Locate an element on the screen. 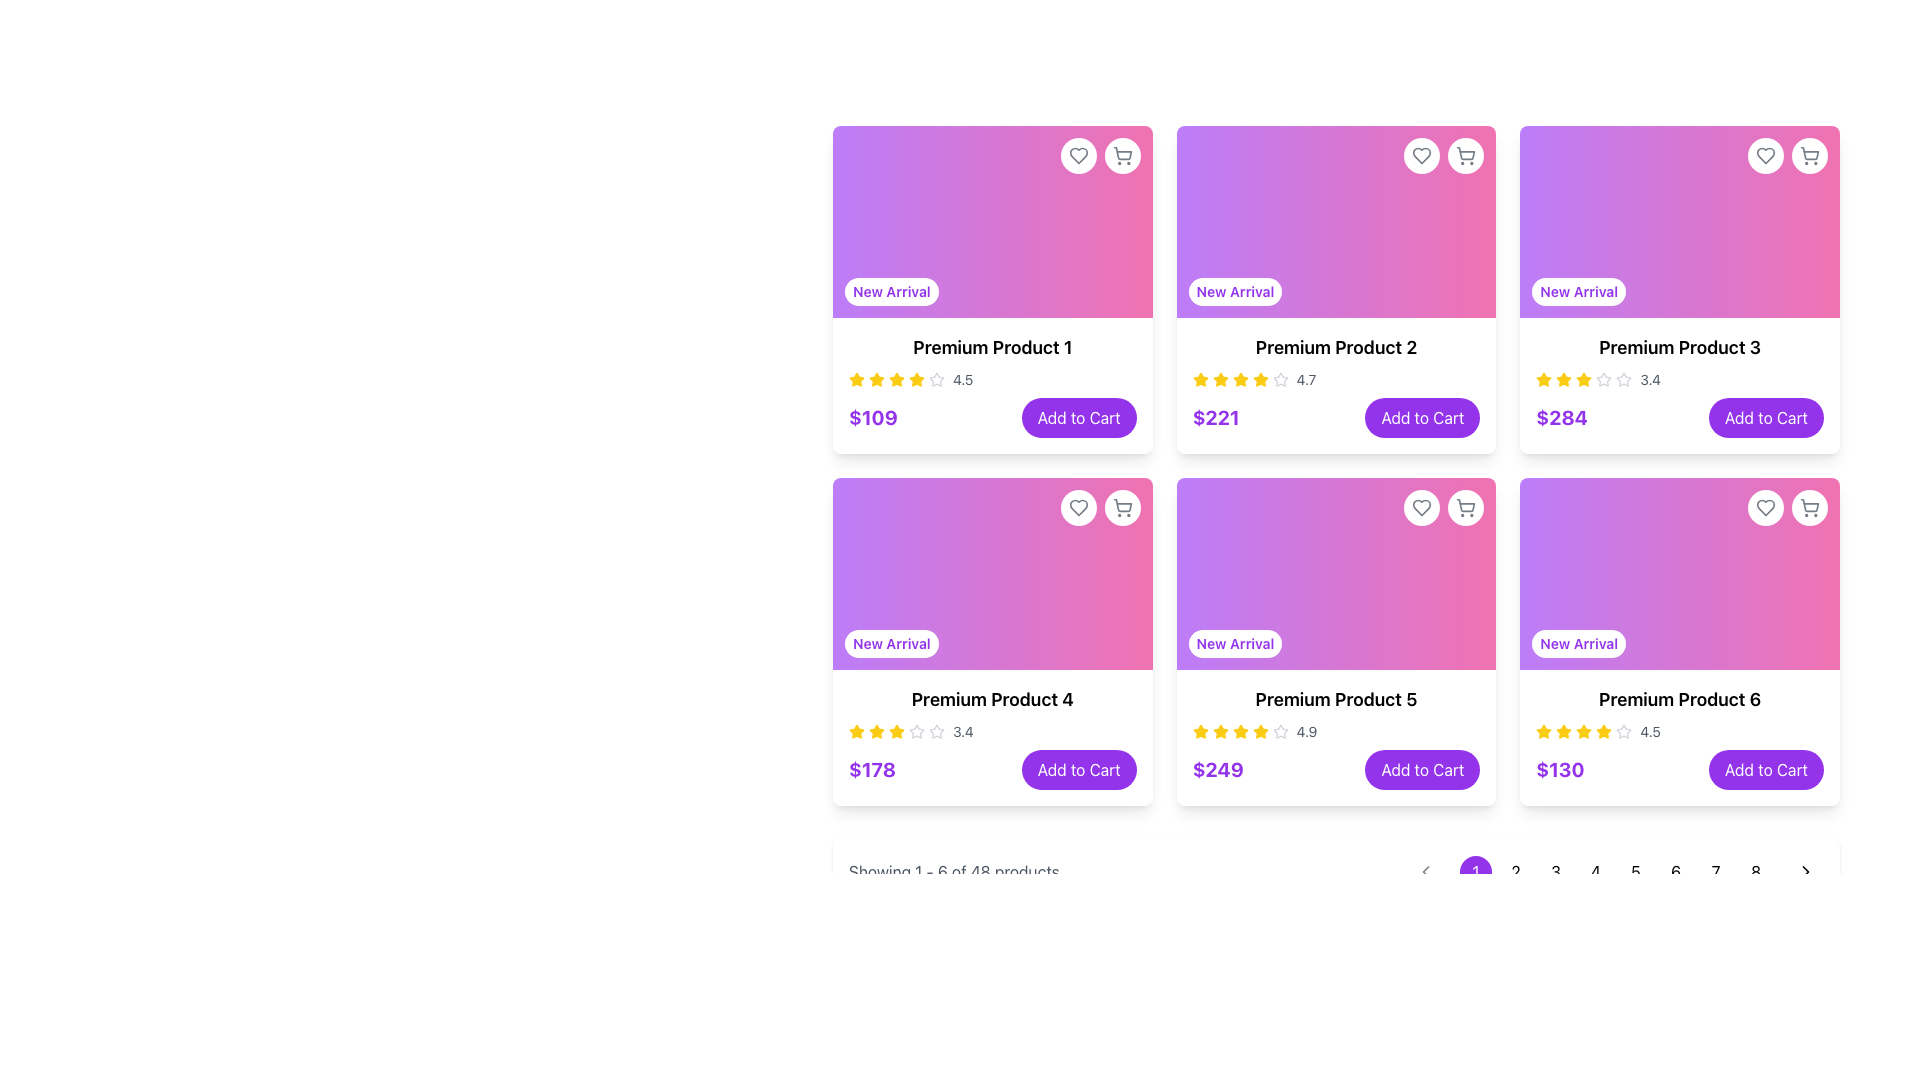 The height and width of the screenshot is (1080, 1920). the rating display consisting of five stars, where four stars are filled yellow and one is gray, located in the bottom section of the card for 'Premium Product 6' is located at coordinates (1680, 732).